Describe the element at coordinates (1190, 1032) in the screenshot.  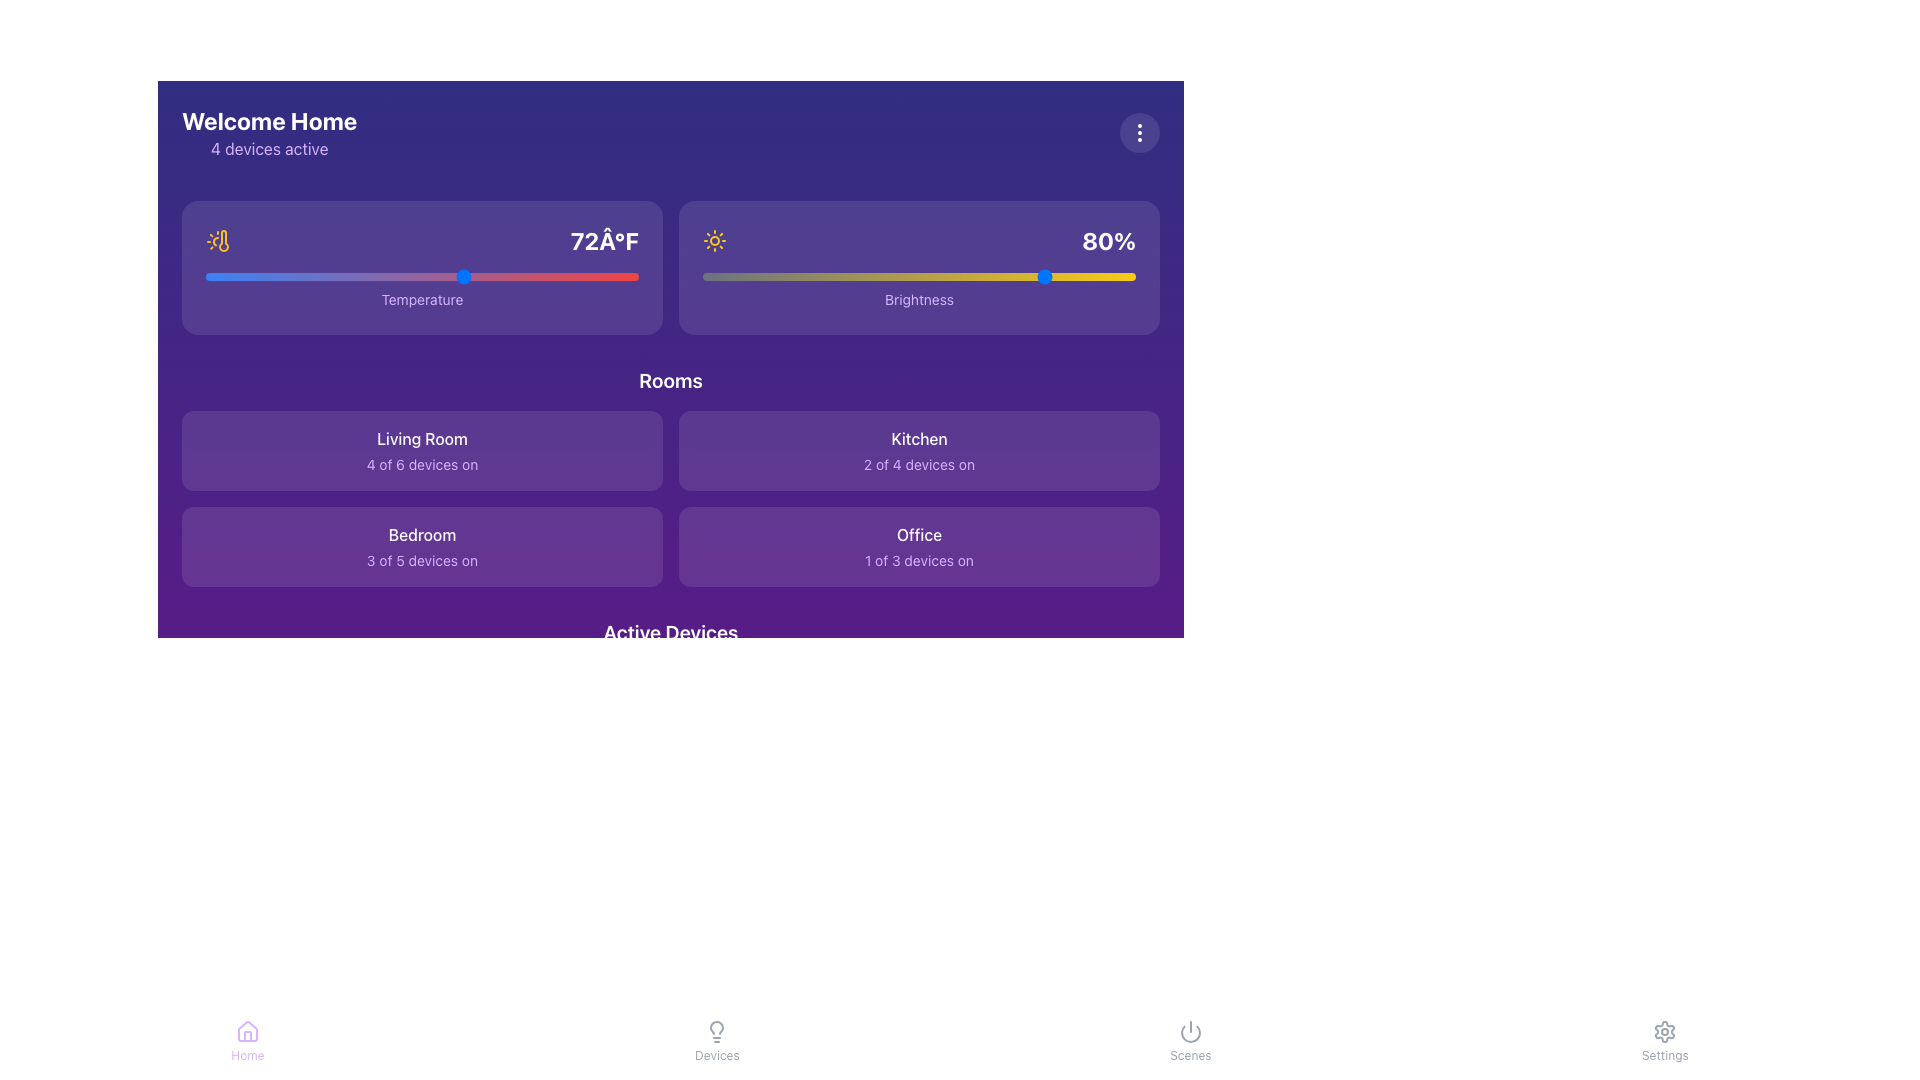
I see `the power icon located within the 'Scenes' navigation item on the far-right side of the bottom navigation bar` at that location.